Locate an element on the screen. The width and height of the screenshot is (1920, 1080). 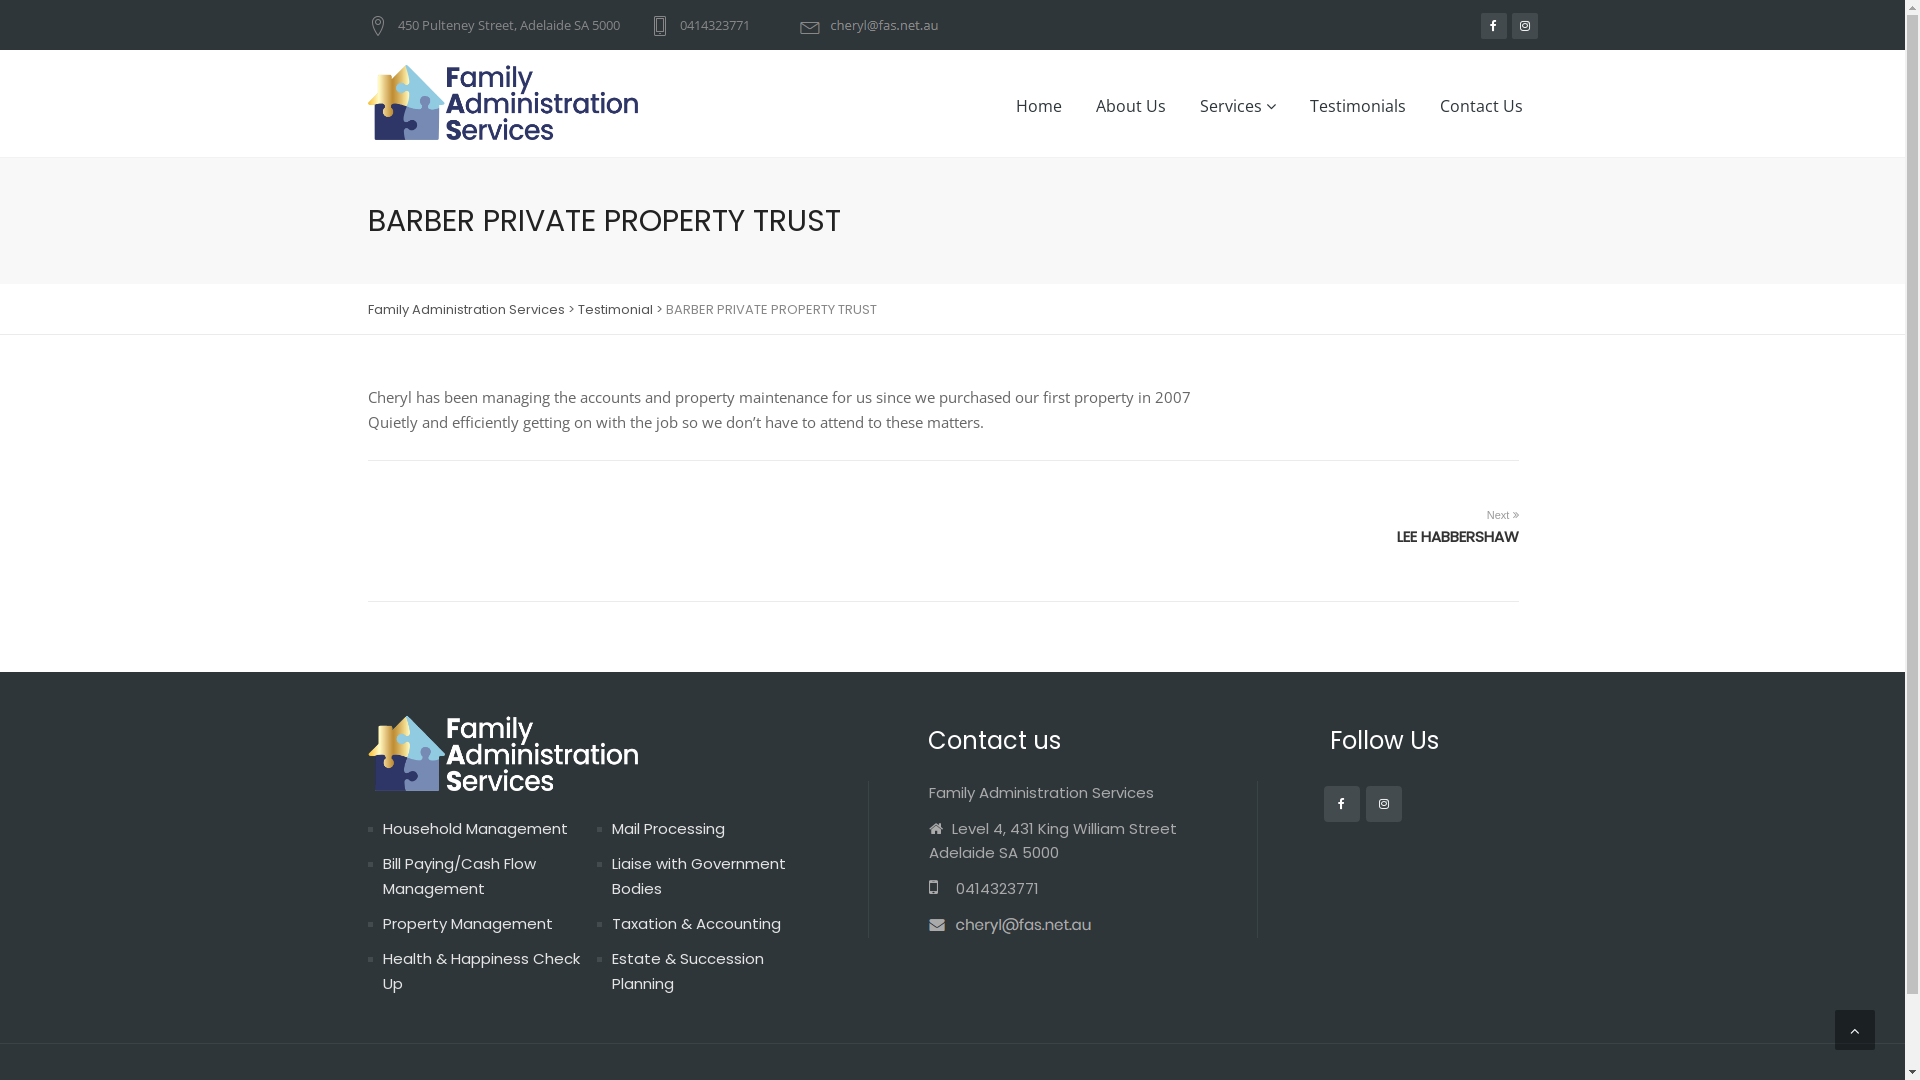
'Bill Paying/Cash Flow Management' is located at coordinates (457, 874).